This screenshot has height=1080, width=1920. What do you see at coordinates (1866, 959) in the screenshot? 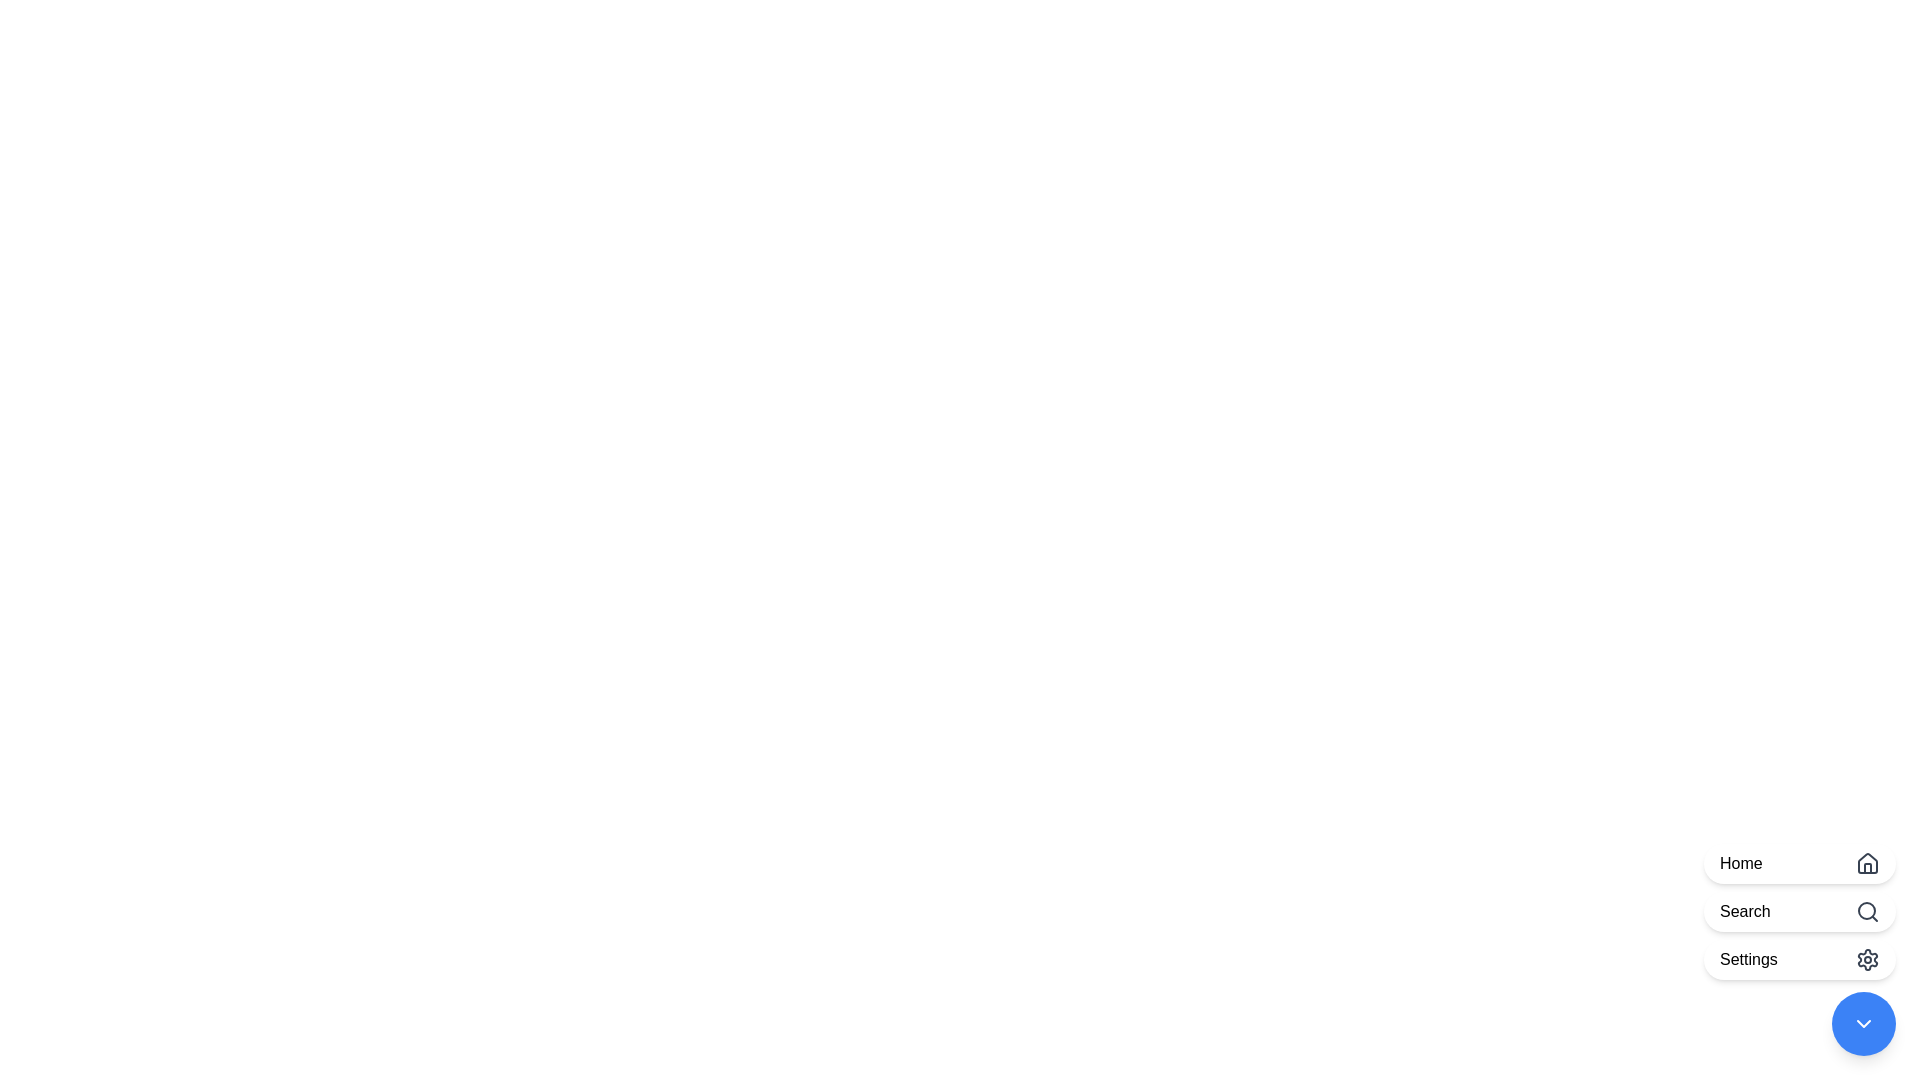
I see `the gear icon` at bounding box center [1866, 959].